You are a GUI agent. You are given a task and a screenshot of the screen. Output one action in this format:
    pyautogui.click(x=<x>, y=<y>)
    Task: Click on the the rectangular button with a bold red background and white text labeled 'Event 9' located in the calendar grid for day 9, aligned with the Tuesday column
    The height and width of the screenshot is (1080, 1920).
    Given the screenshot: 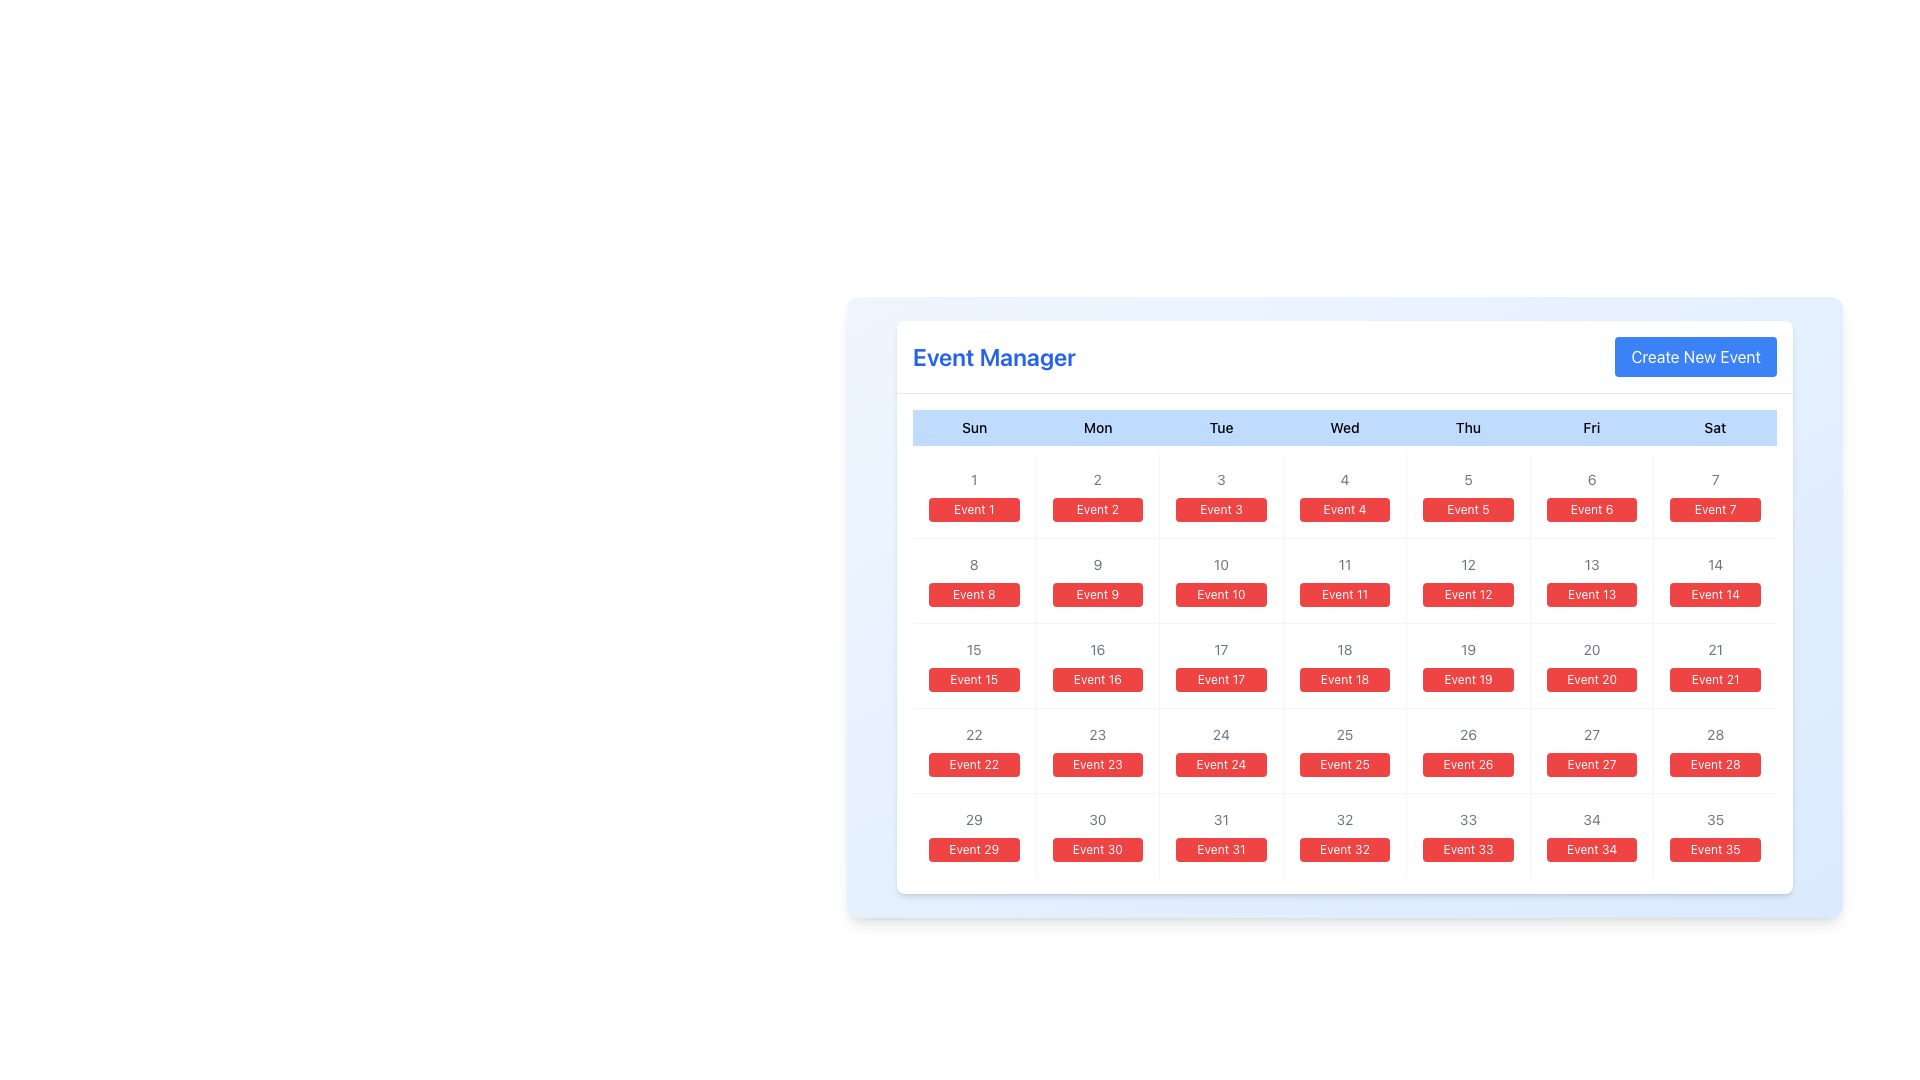 What is the action you would take?
    pyautogui.click(x=1096, y=593)
    